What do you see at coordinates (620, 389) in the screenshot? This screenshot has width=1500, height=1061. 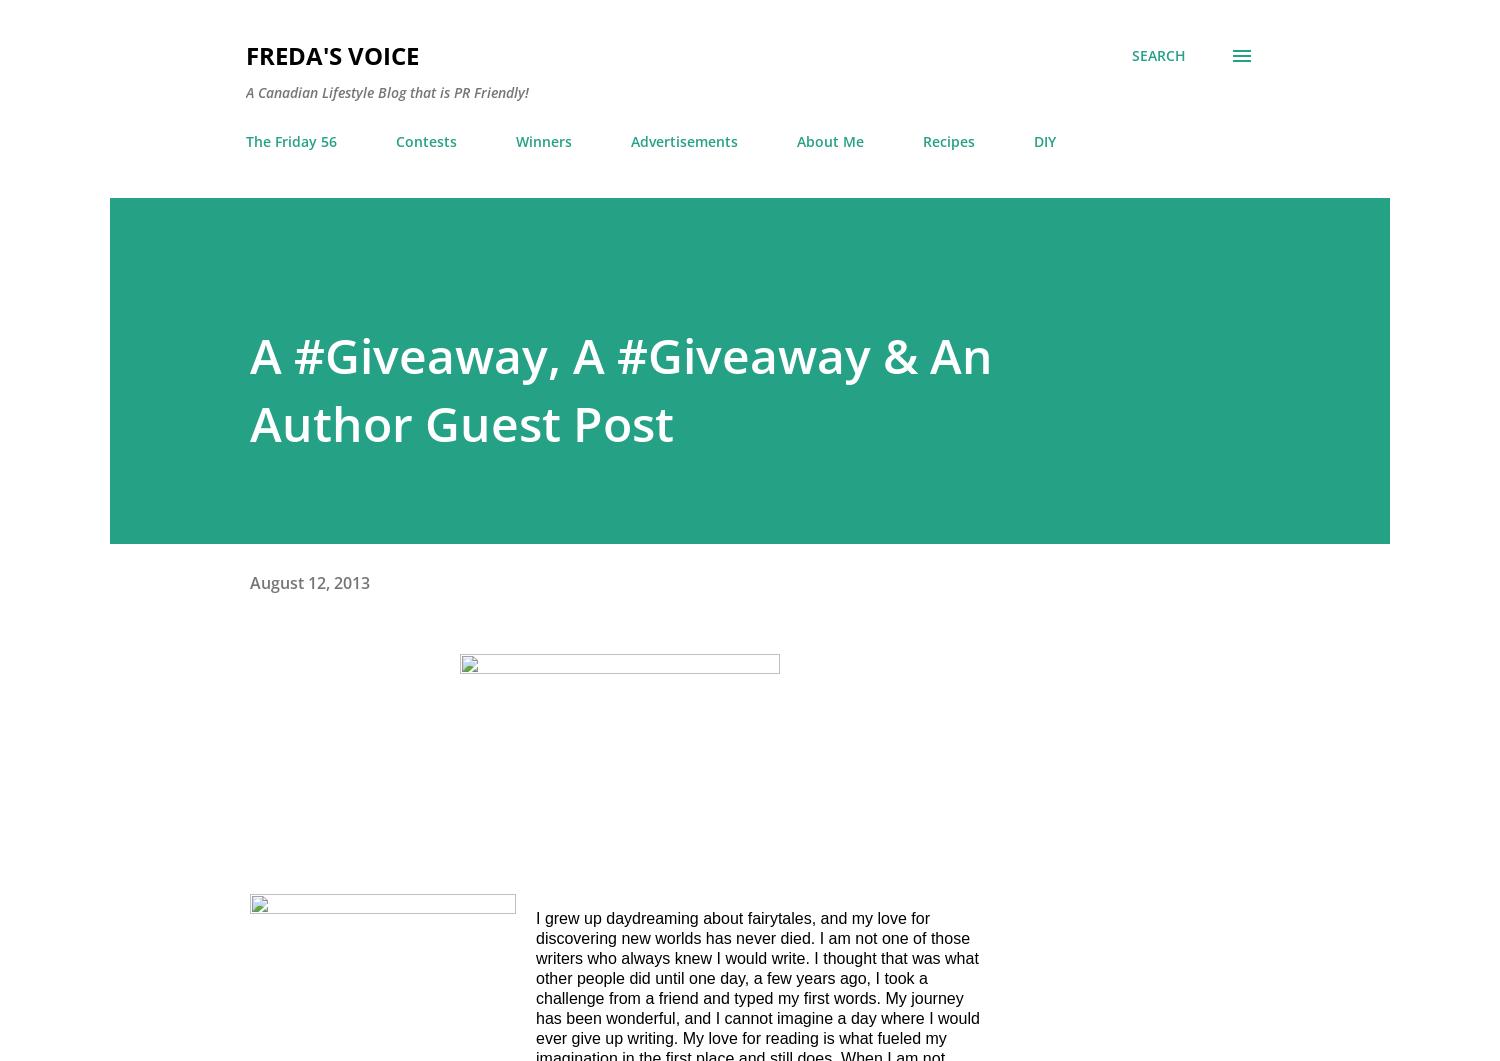 I see `'A #Giveaway, A #Giveaway & An Author Guest Post'` at bounding box center [620, 389].